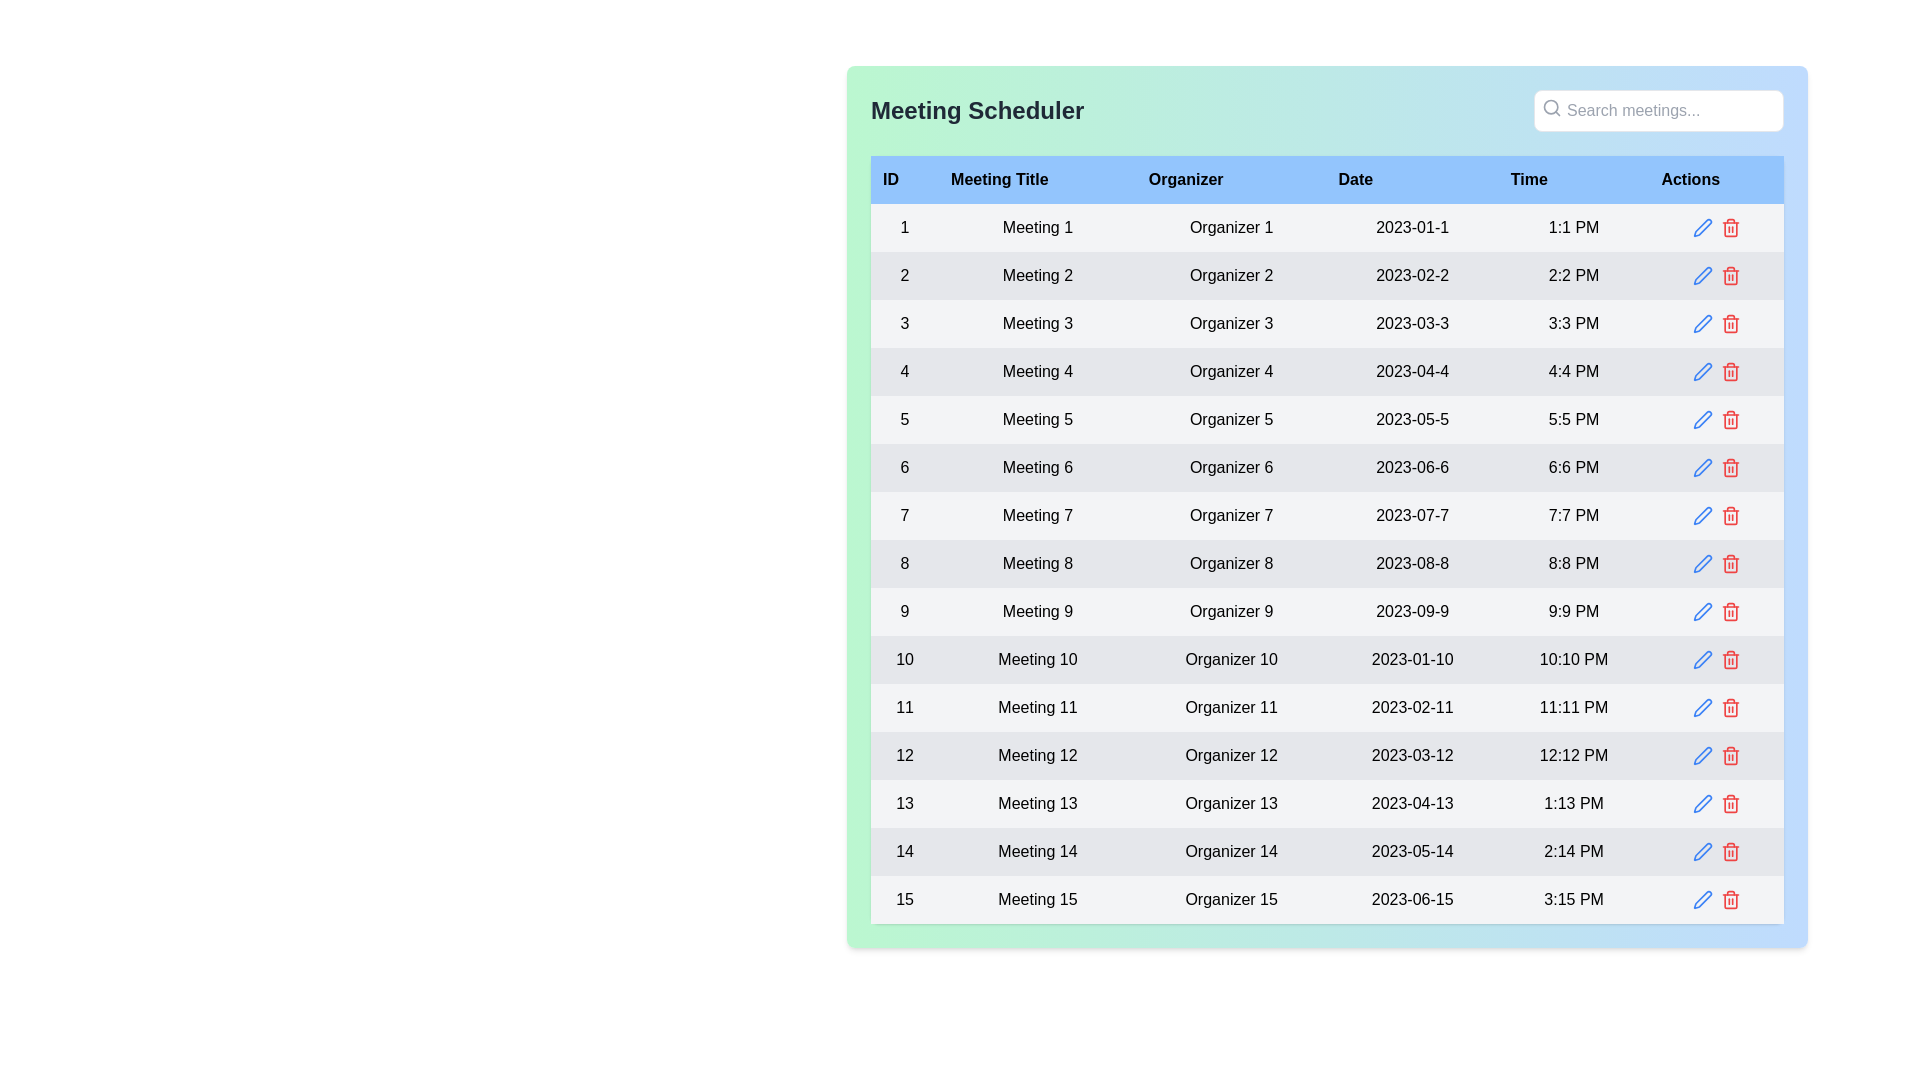 Image resolution: width=1920 pixels, height=1080 pixels. Describe the element at coordinates (904, 323) in the screenshot. I see `the text element displaying the numeral '3' in the table under the 'ID' column, which is the first item in its row` at that location.